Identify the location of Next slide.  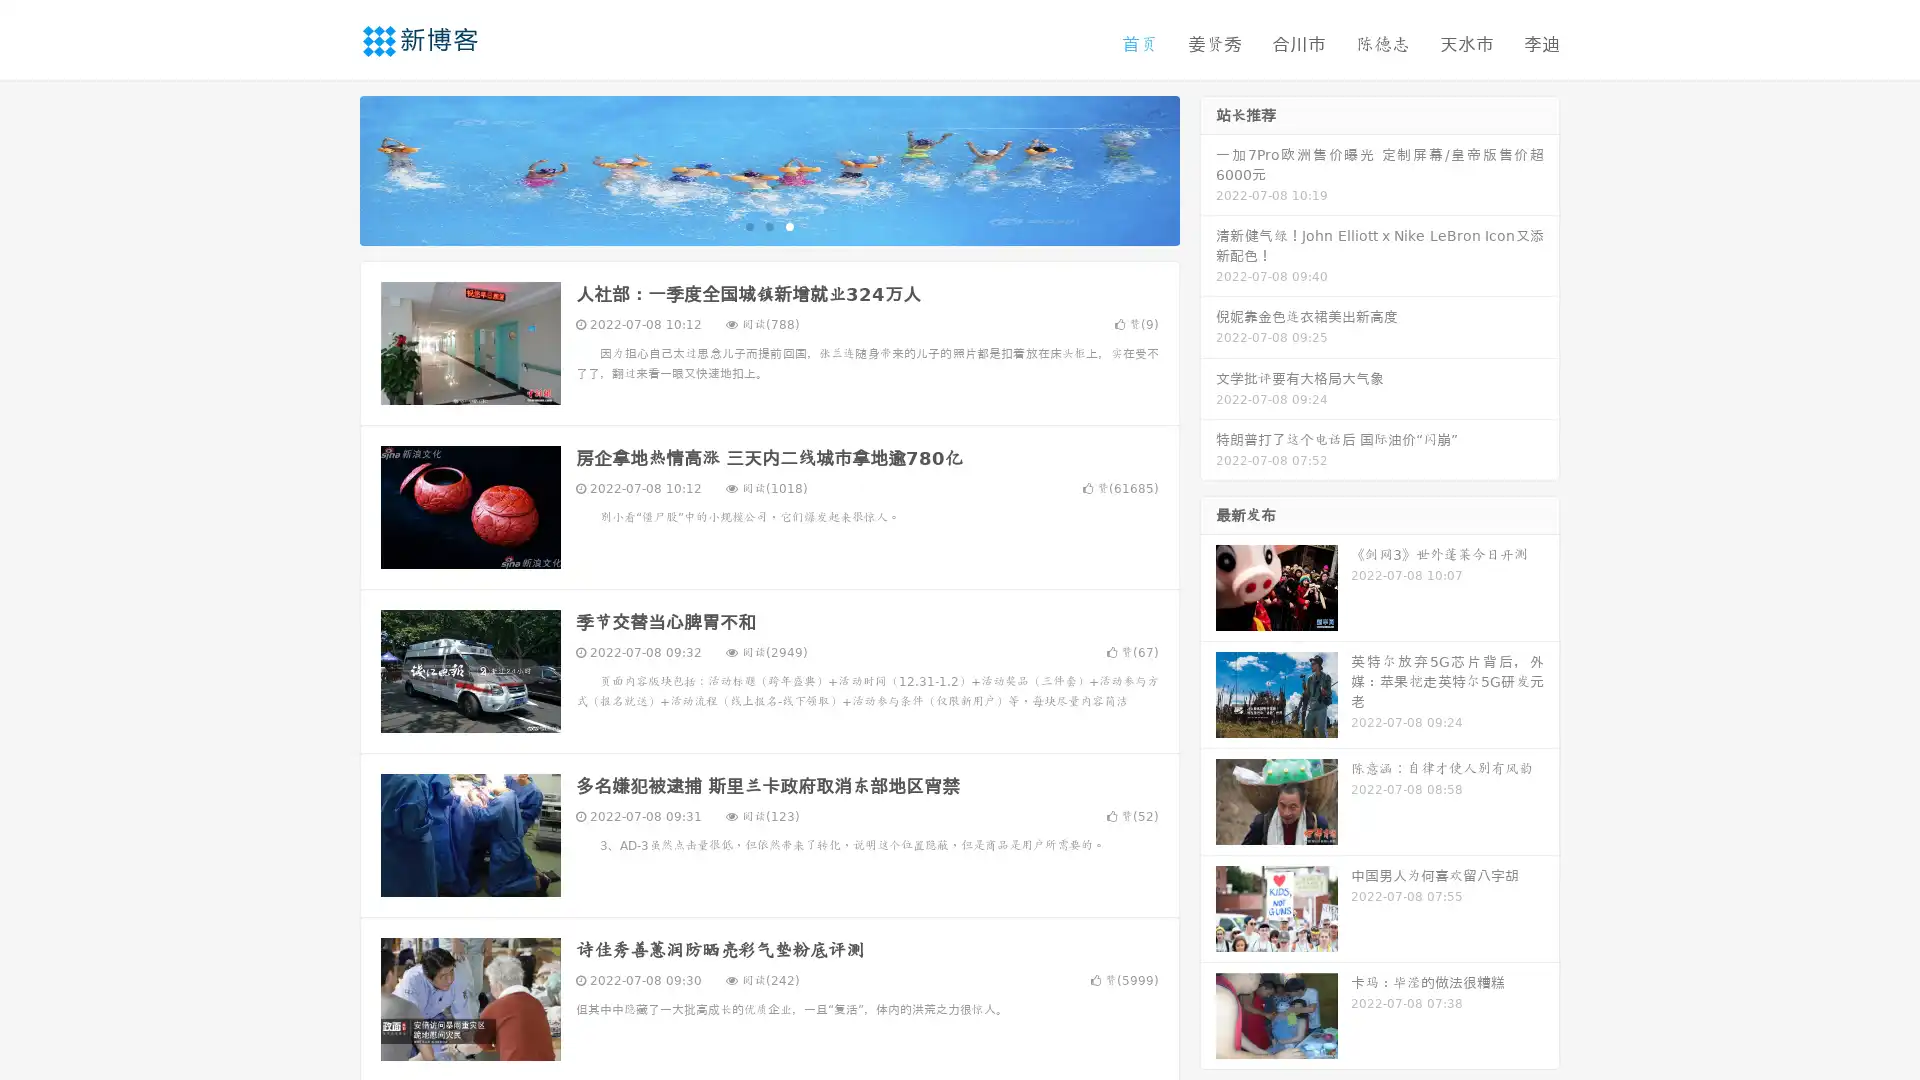
(1208, 168).